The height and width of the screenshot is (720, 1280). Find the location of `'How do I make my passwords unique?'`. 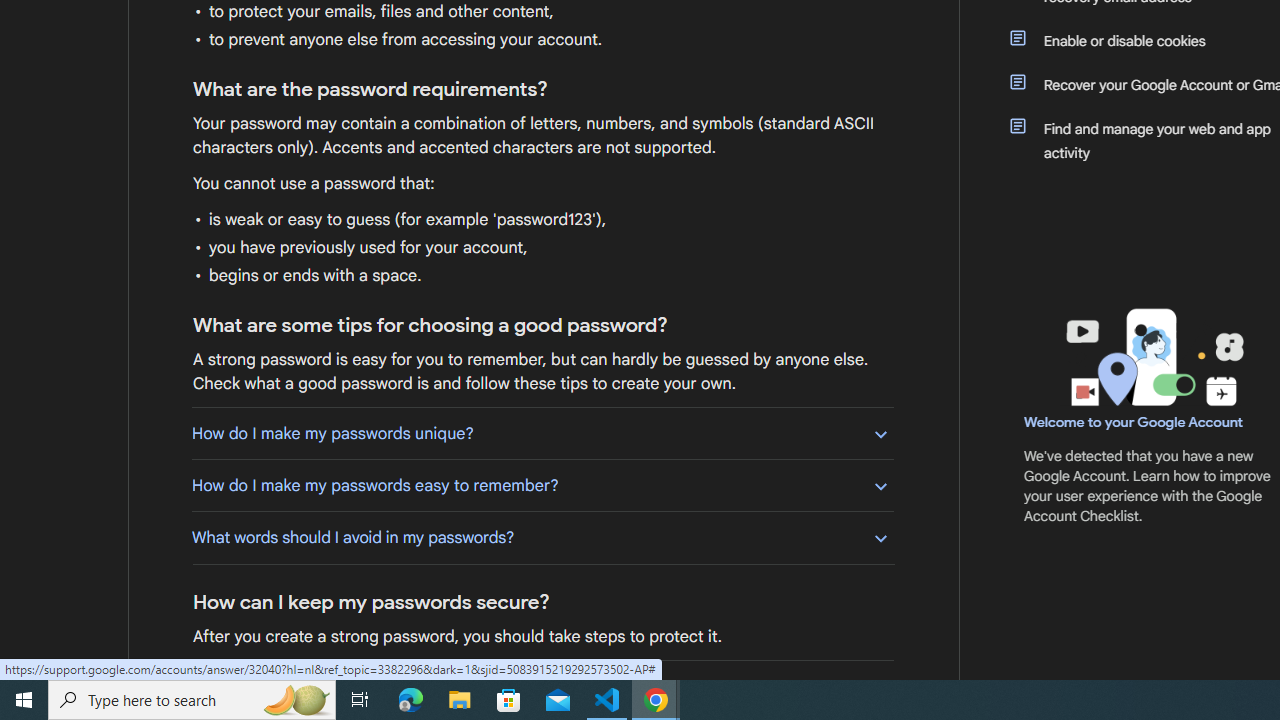

'How do I make my passwords unique?' is located at coordinates (542, 432).